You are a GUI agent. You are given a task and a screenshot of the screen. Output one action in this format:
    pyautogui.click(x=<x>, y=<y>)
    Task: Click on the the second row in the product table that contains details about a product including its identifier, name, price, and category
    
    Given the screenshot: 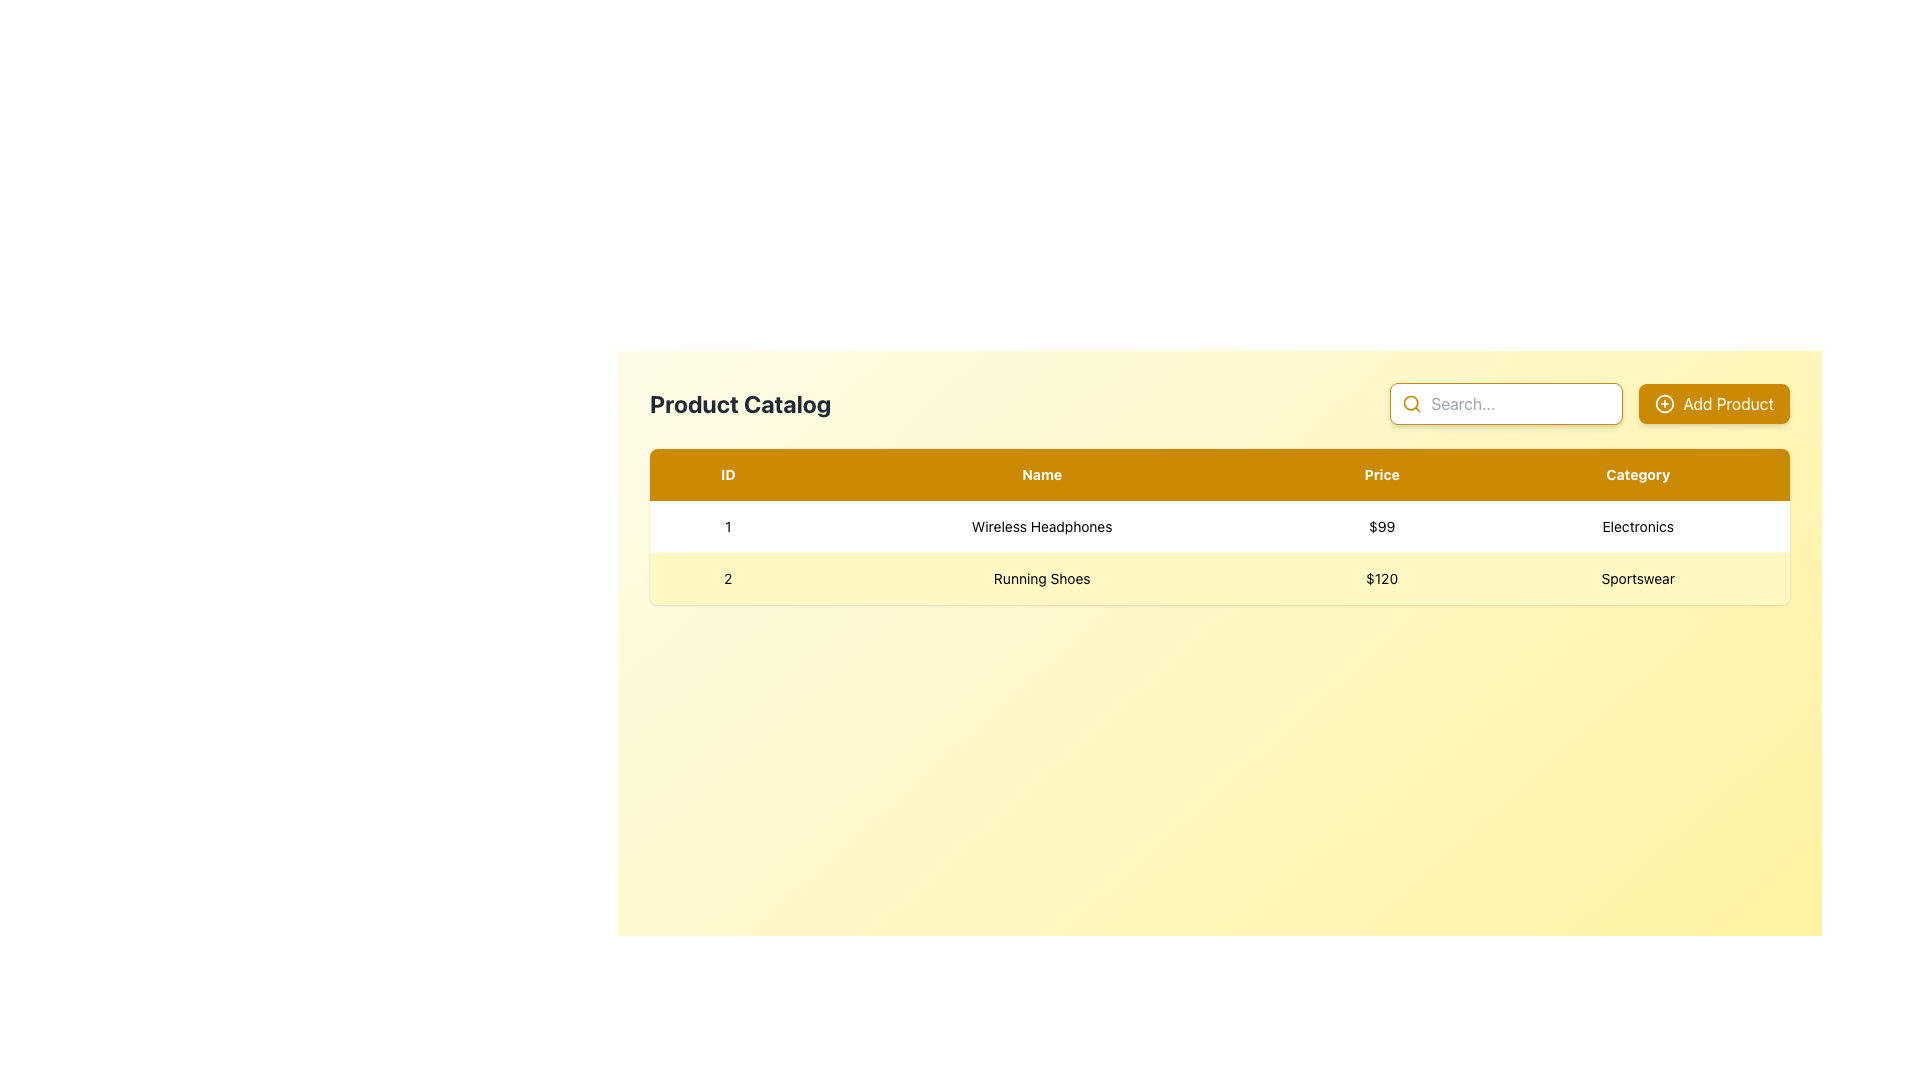 What is the action you would take?
    pyautogui.click(x=1218, y=578)
    